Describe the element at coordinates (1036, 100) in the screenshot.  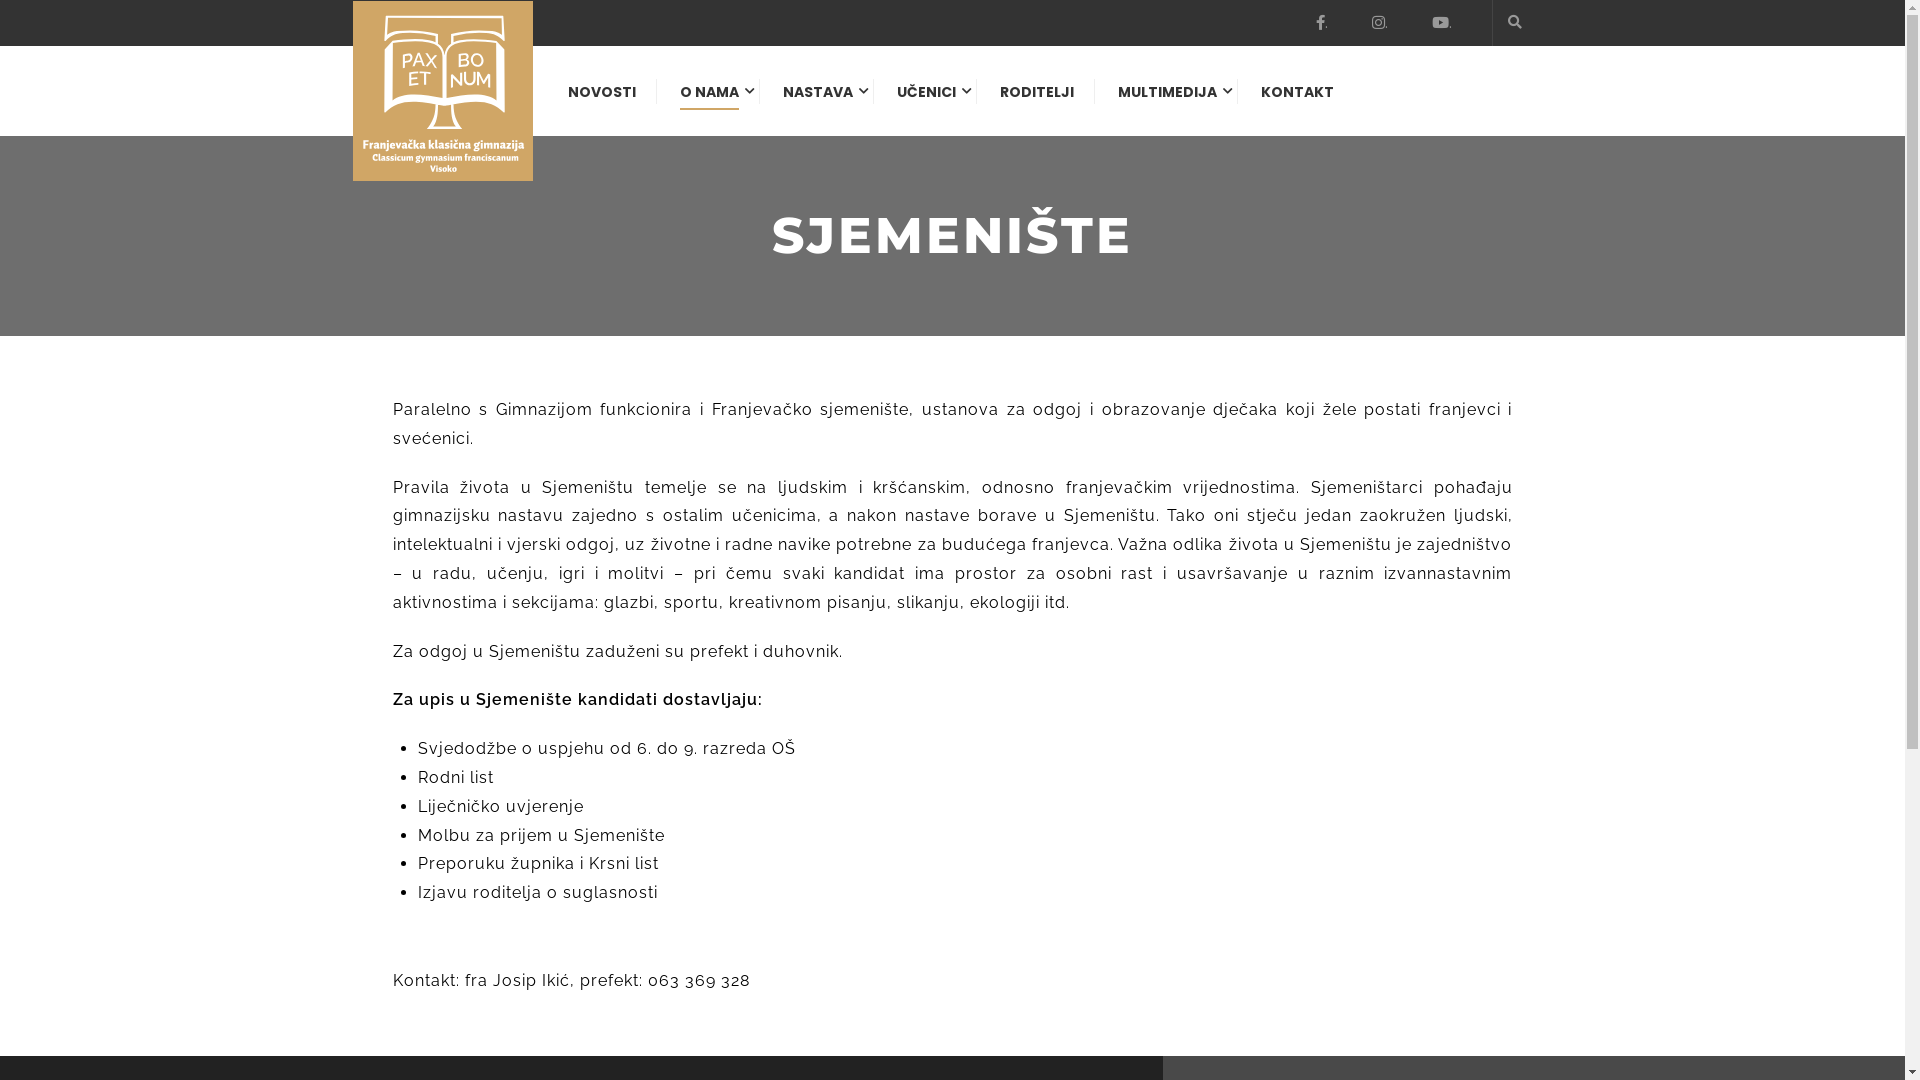
I see `'RODITELJI'` at that location.